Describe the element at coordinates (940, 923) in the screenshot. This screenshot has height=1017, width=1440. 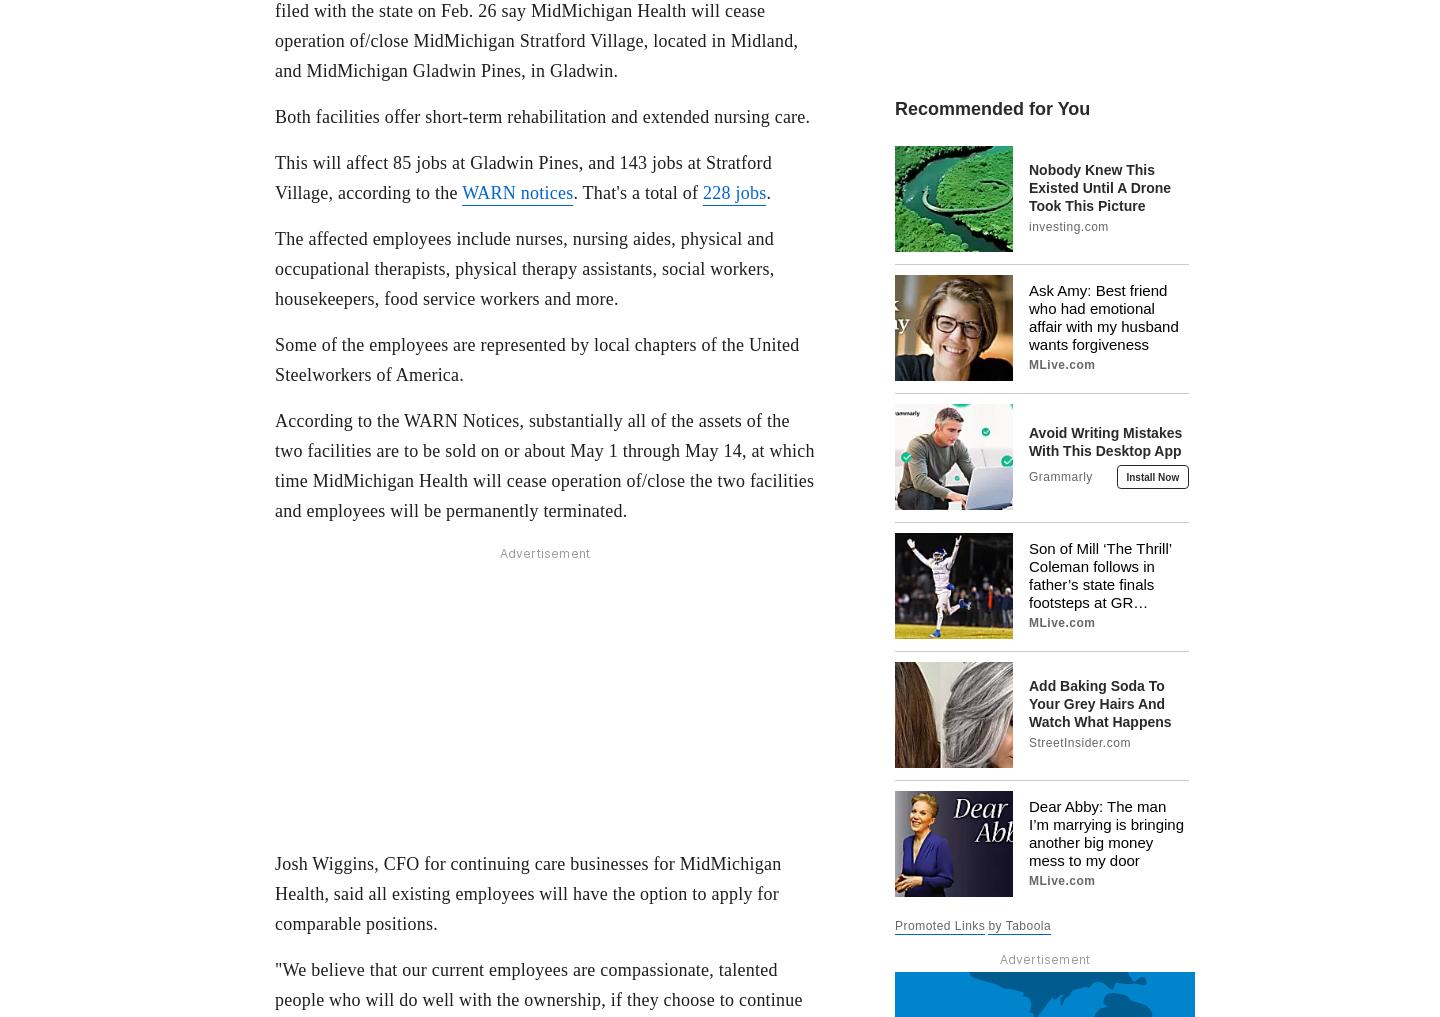
I see `'Promoted Links'` at that location.